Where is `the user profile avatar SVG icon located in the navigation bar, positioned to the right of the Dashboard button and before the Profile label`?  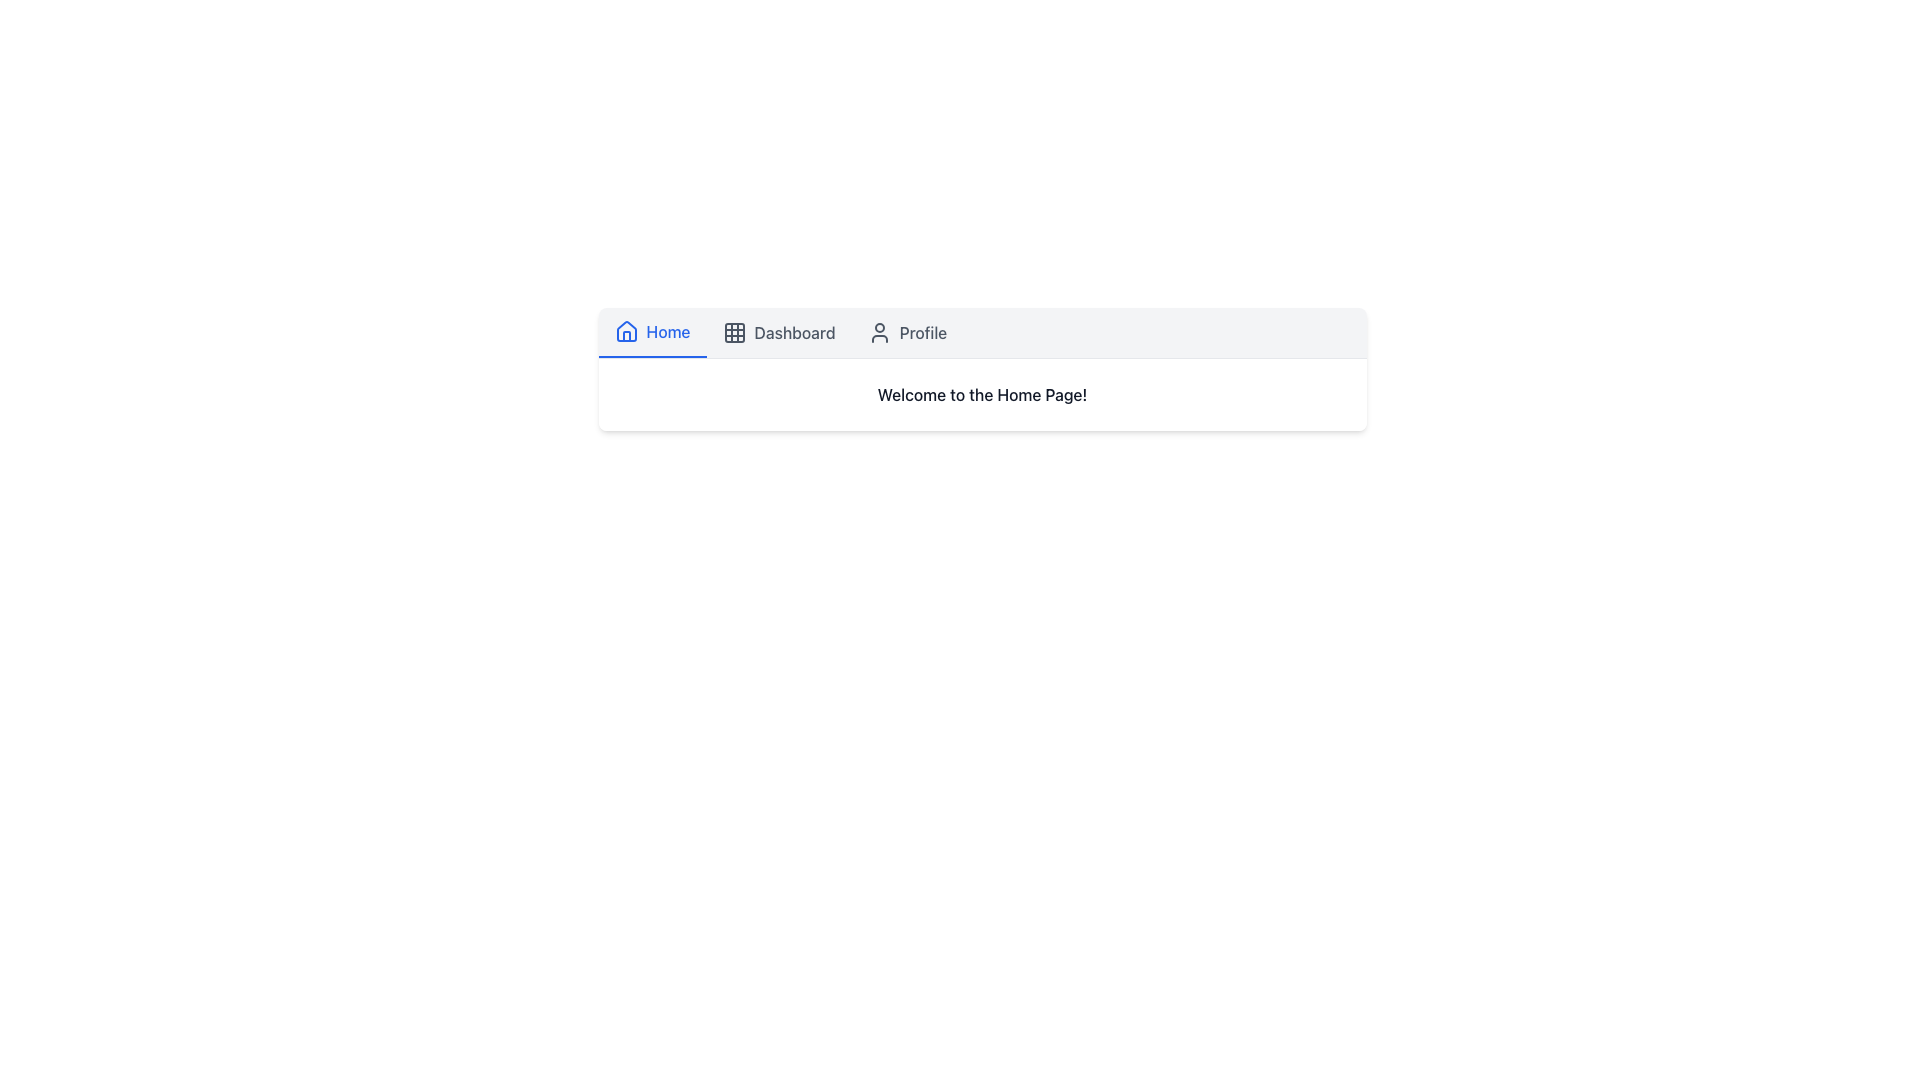 the user profile avatar SVG icon located in the navigation bar, positioned to the right of the Dashboard button and before the Profile label is located at coordinates (879, 331).